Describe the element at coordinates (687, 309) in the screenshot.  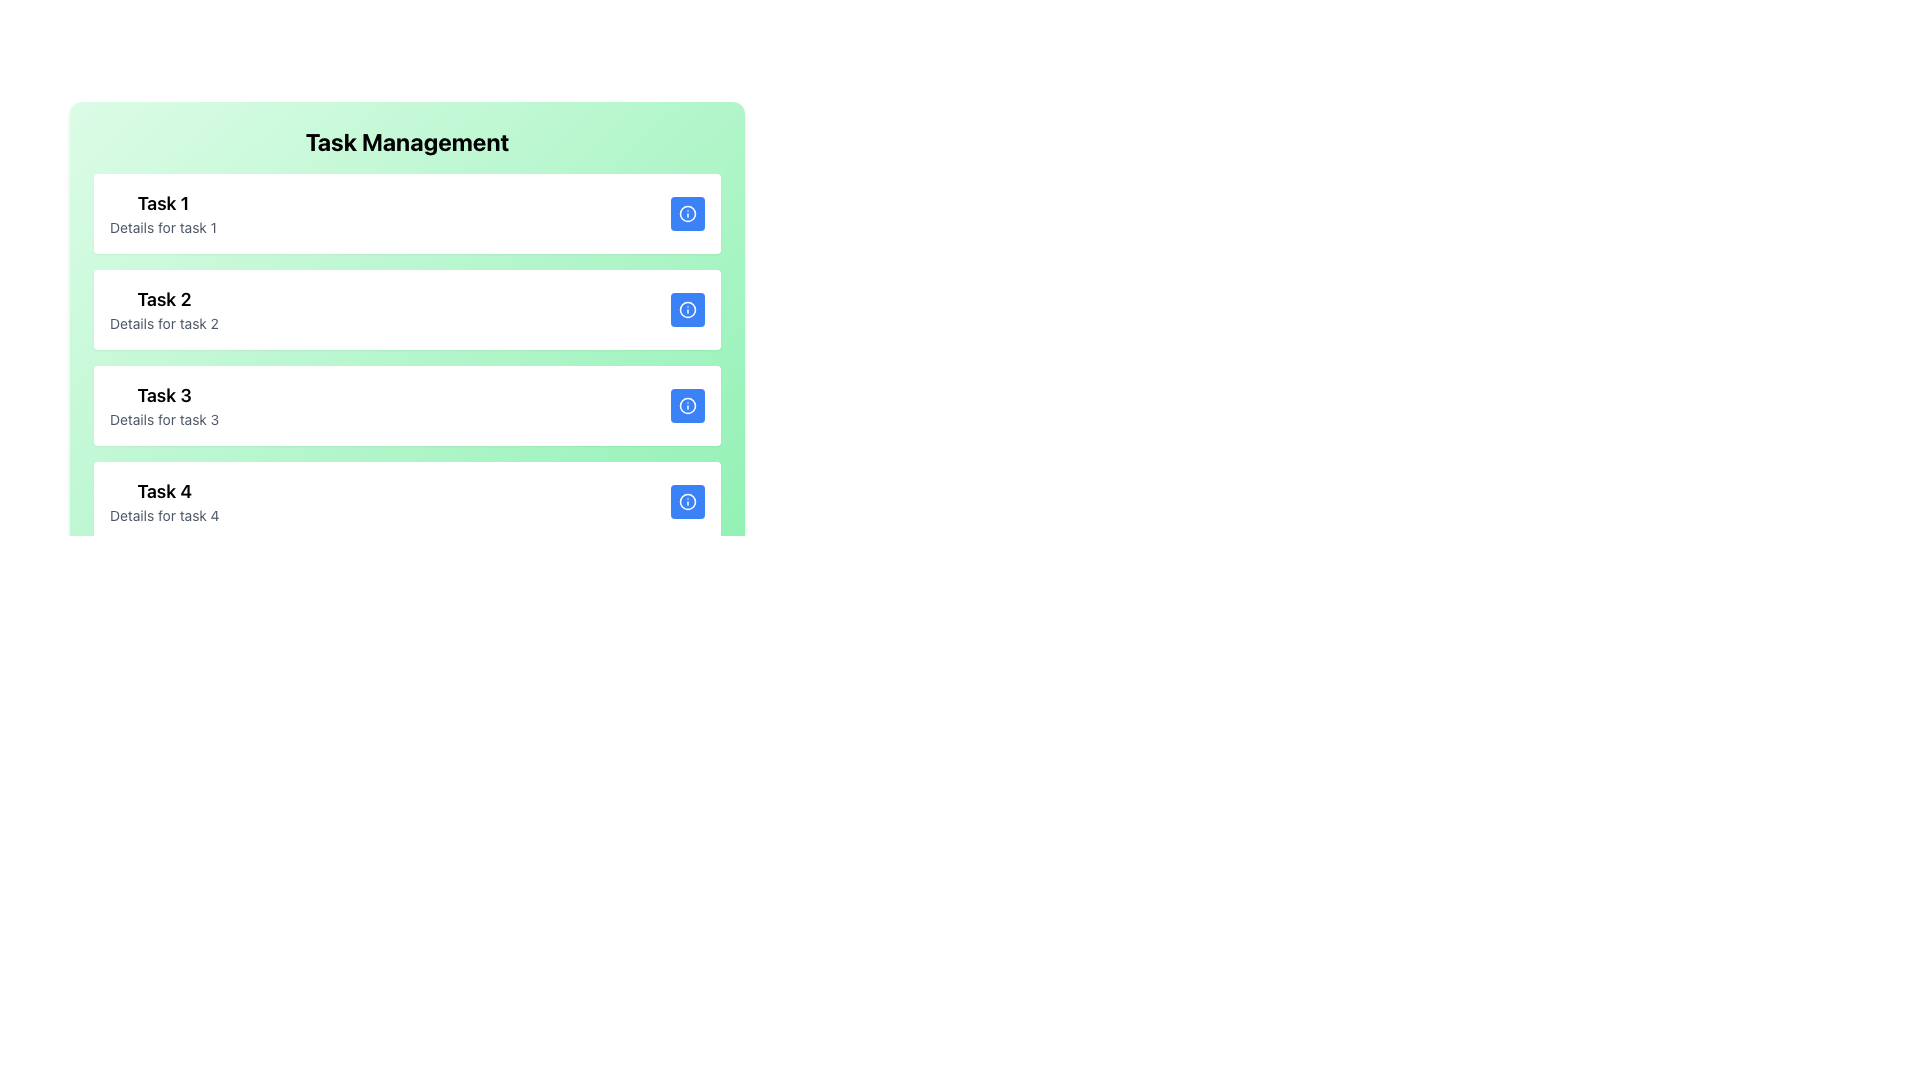
I see `the button associated with 'Task 2' to observe the hover effect` at that location.